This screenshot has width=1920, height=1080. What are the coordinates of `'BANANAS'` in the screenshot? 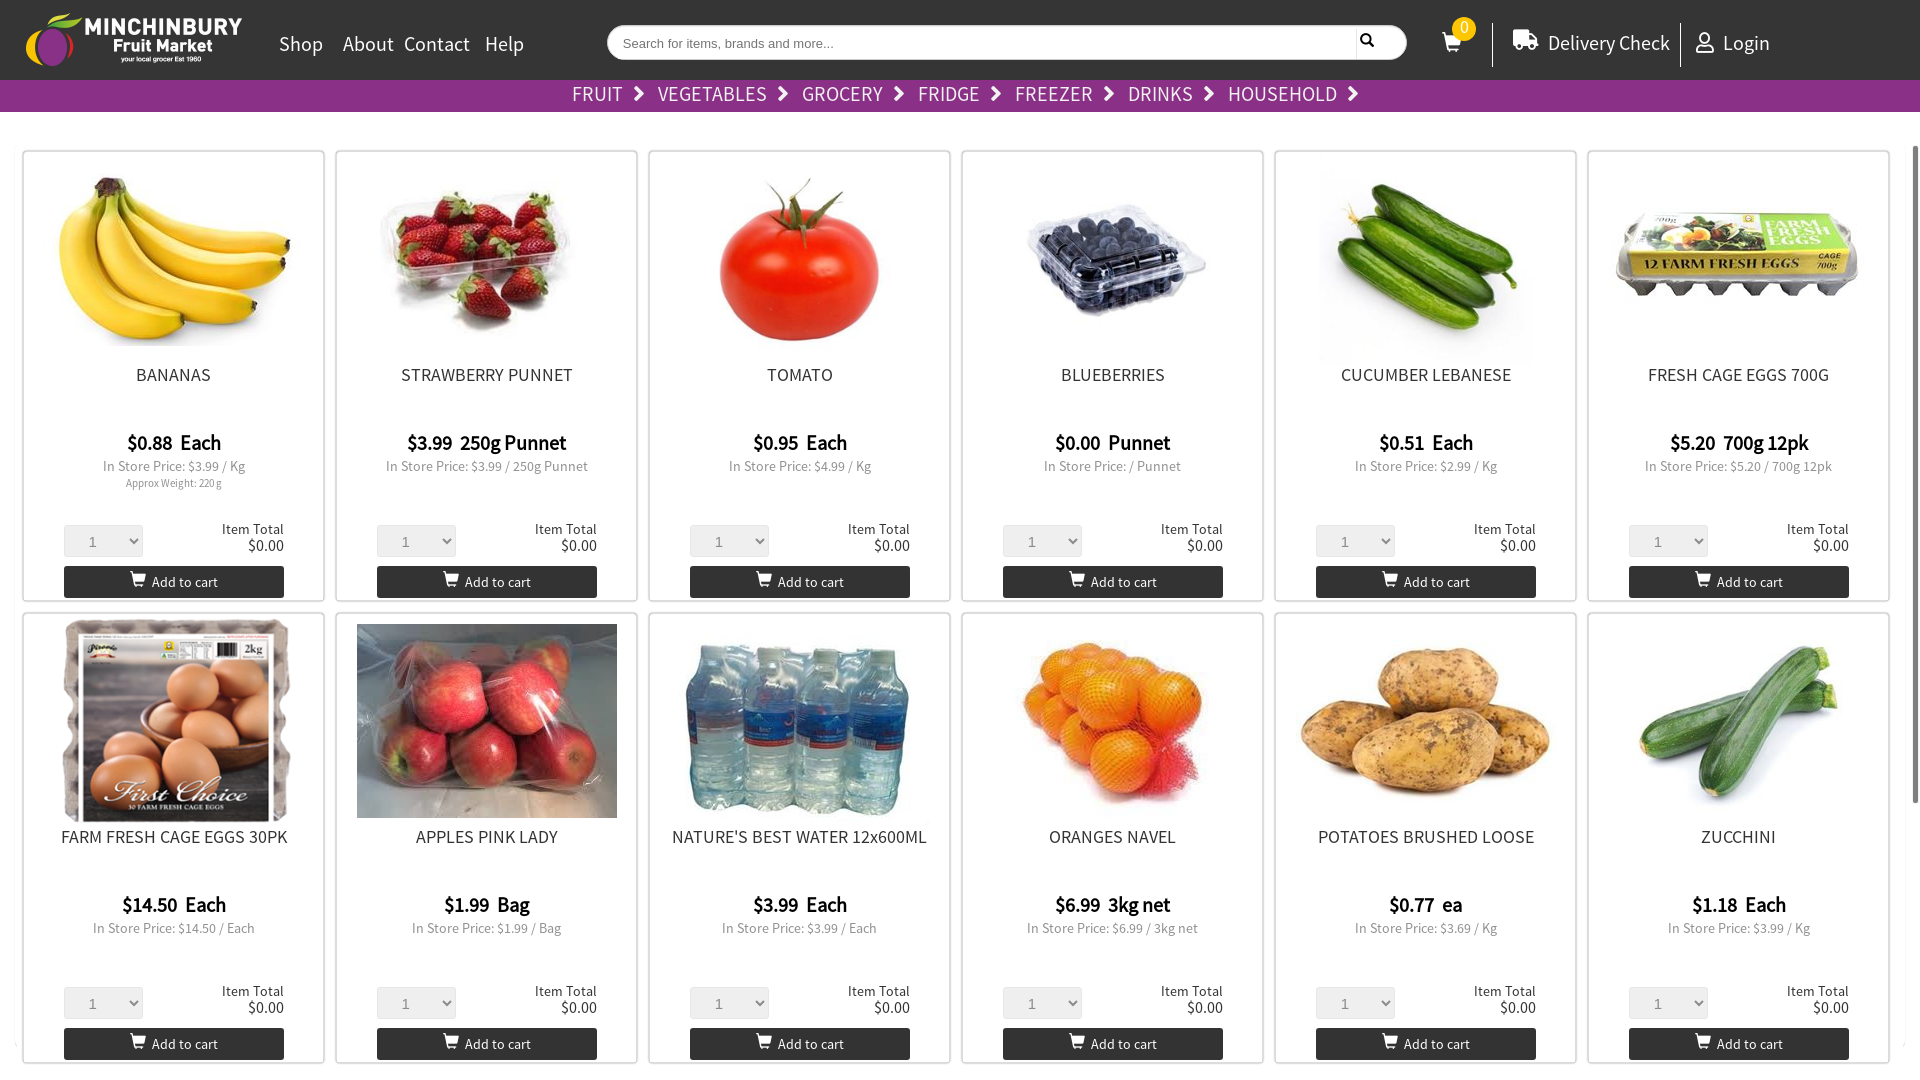 It's located at (134, 374).